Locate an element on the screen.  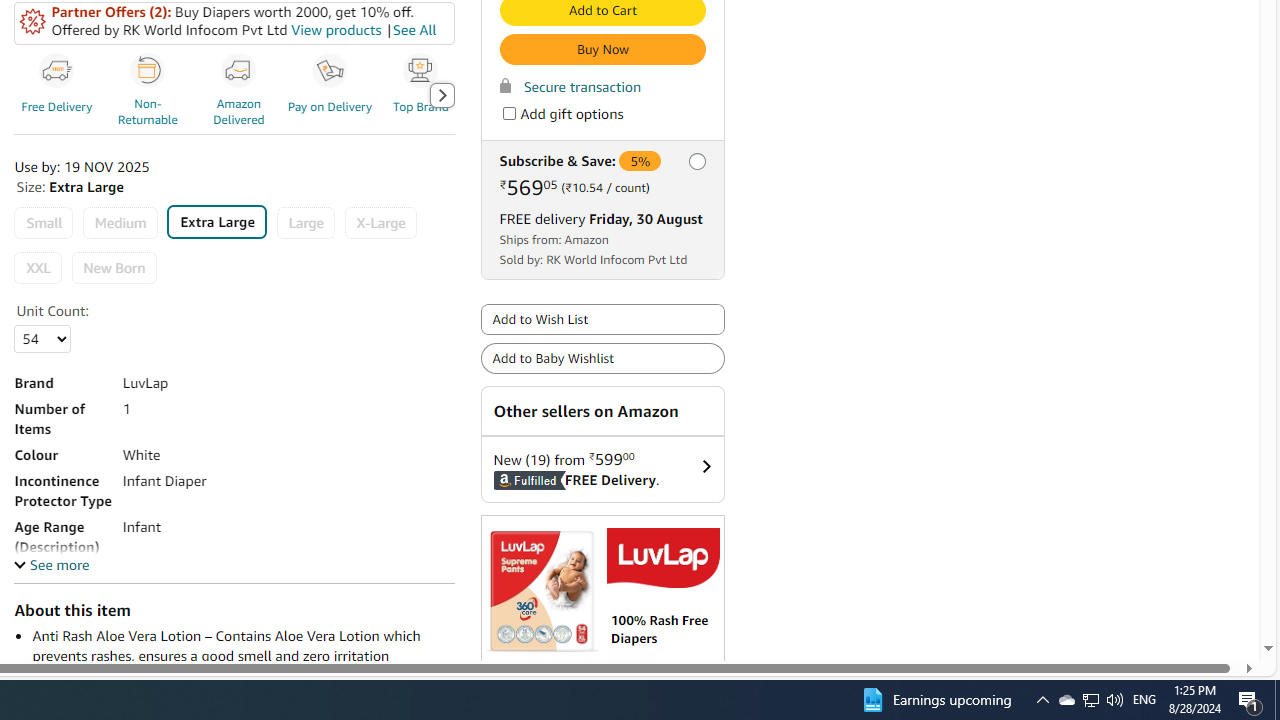
'Medium' is located at coordinates (119, 223).